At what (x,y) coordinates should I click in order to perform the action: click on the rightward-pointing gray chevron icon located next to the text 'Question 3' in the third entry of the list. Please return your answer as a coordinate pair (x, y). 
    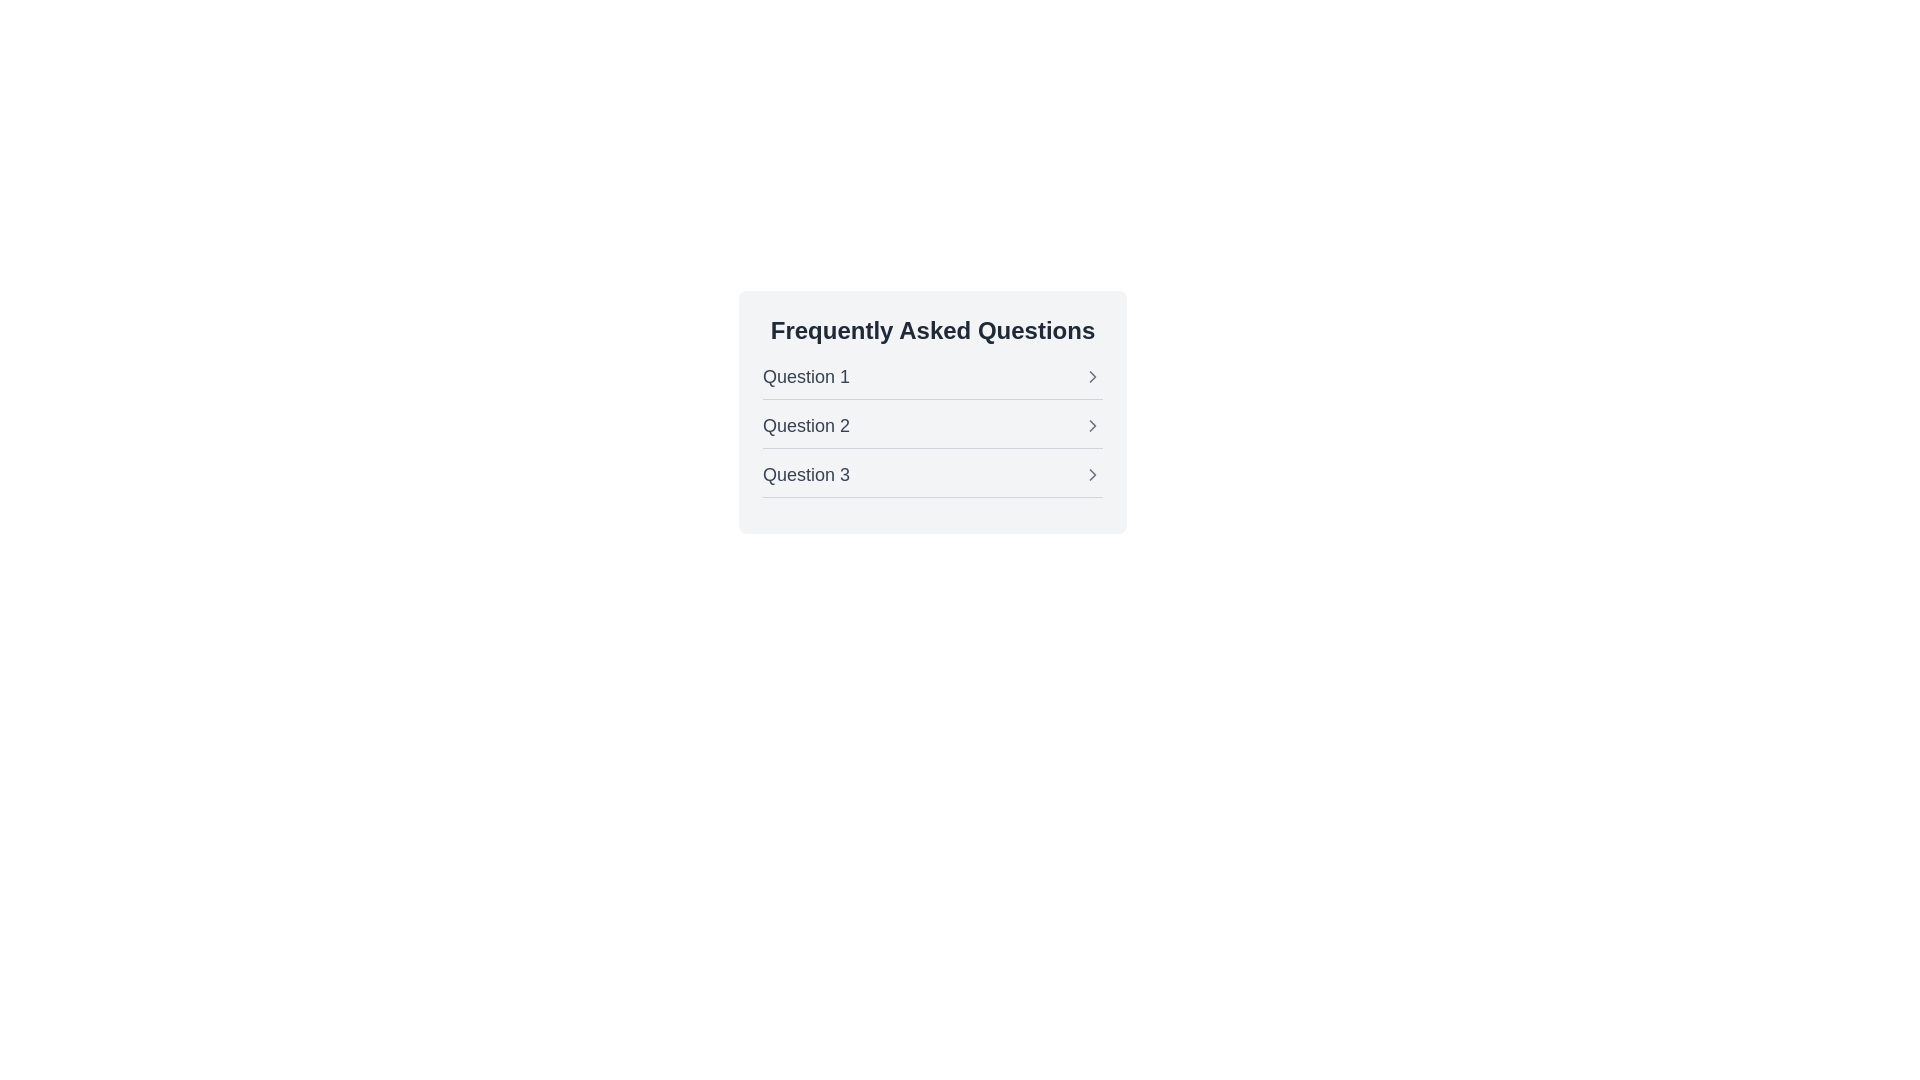
    Looking at the image, I should click on (1092, 474).